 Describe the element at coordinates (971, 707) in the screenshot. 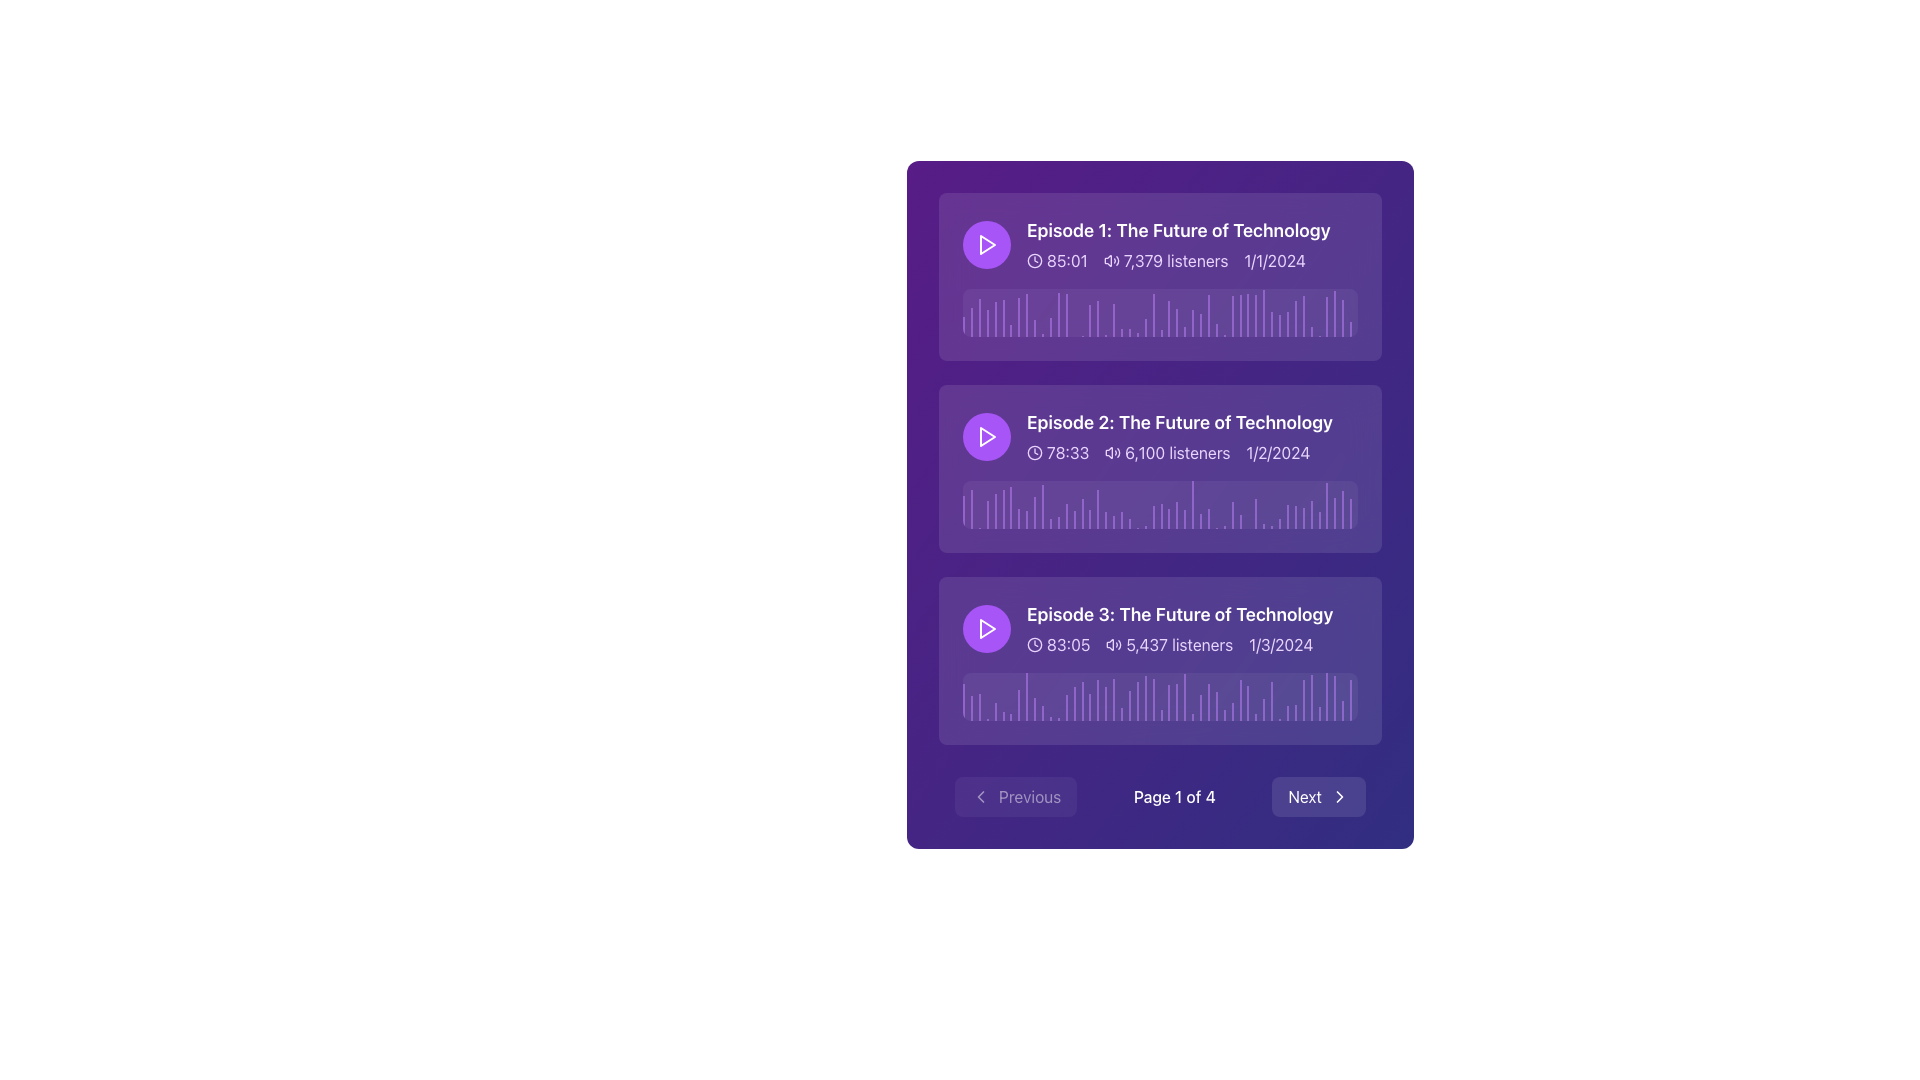

I see `the semi-transparent purple vertical bar located in the bottom bar of 'Episode 3: The Future of Technology', which is the second bar from the left` at that location.